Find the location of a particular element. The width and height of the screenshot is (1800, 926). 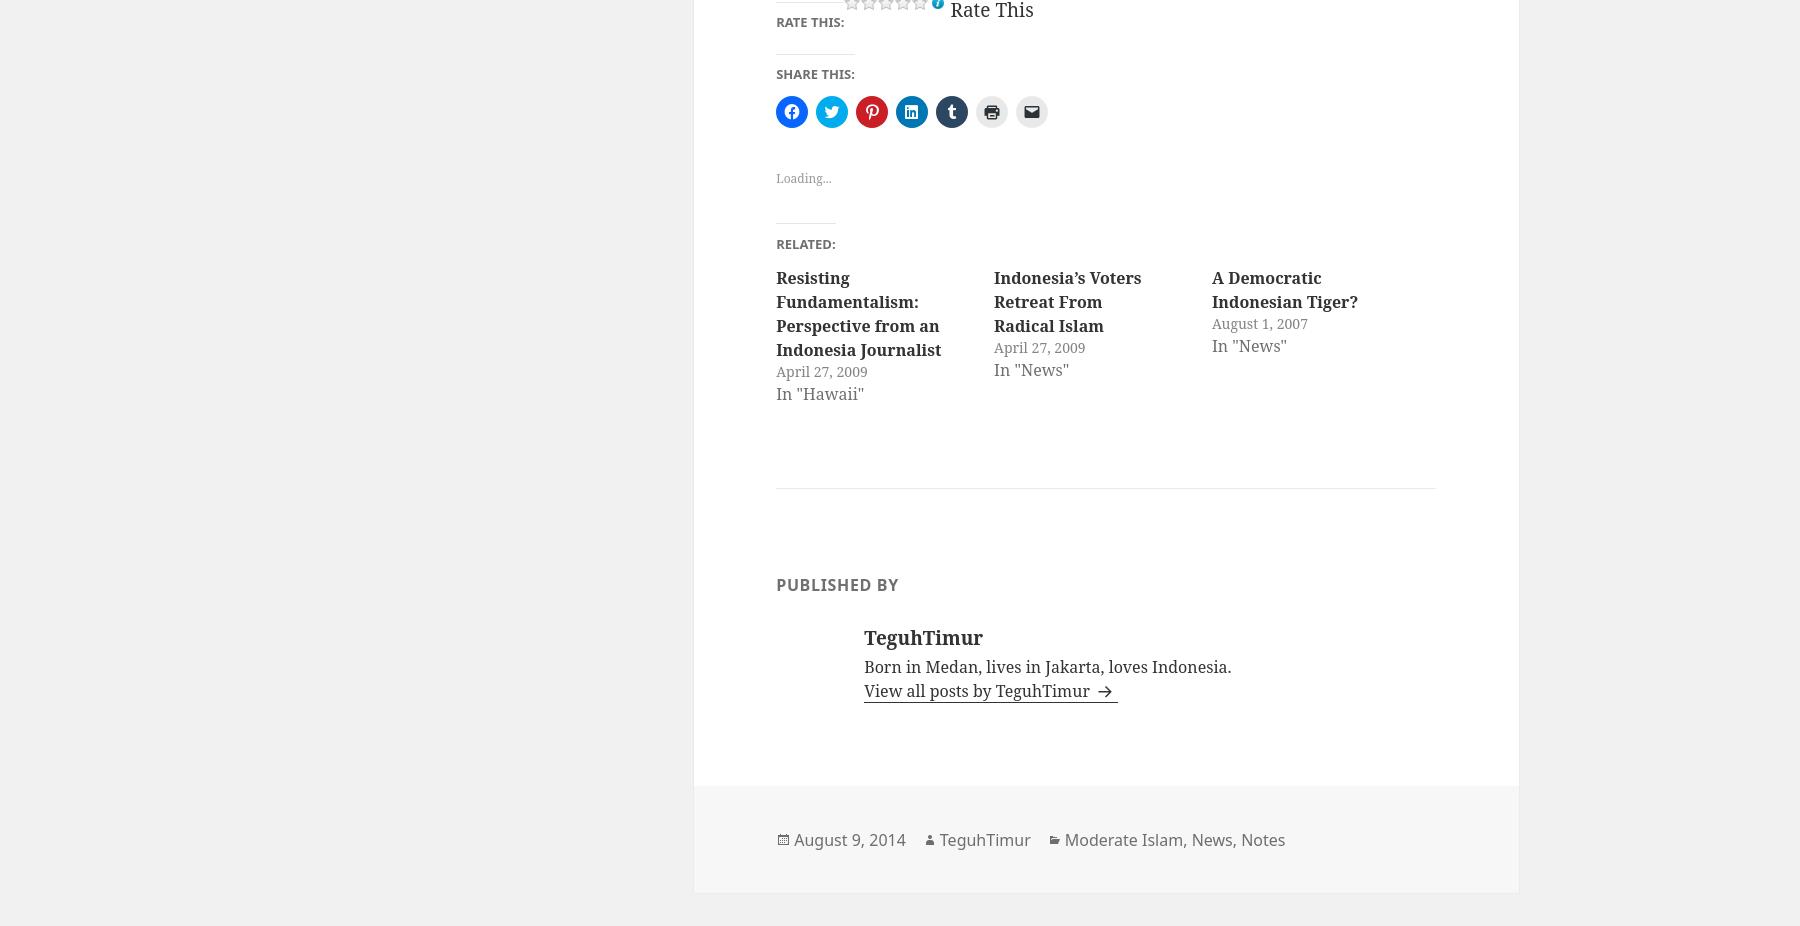

'News' is located at coordinates (1210, 838).